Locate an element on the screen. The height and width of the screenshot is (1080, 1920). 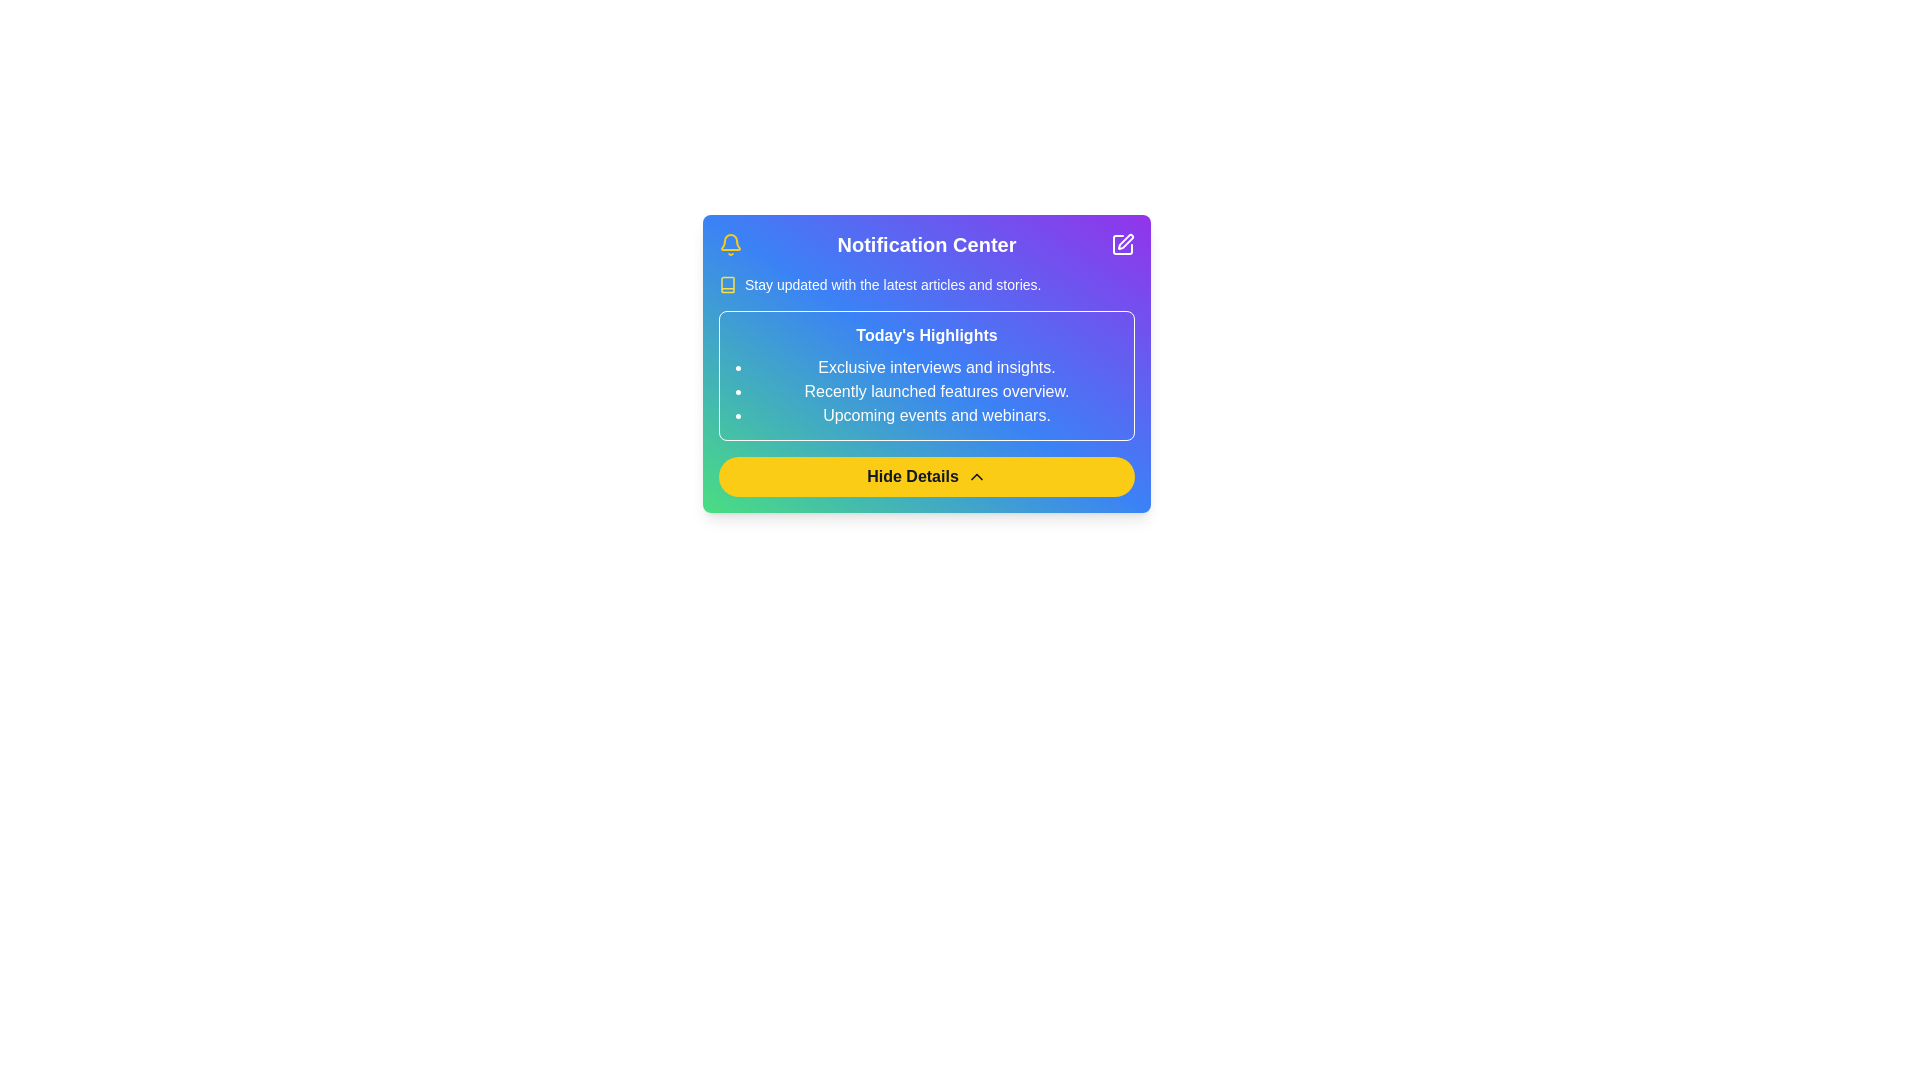
the pen icon located at the top-right corner of the Notification Center is located at coordinates (1123, 244).